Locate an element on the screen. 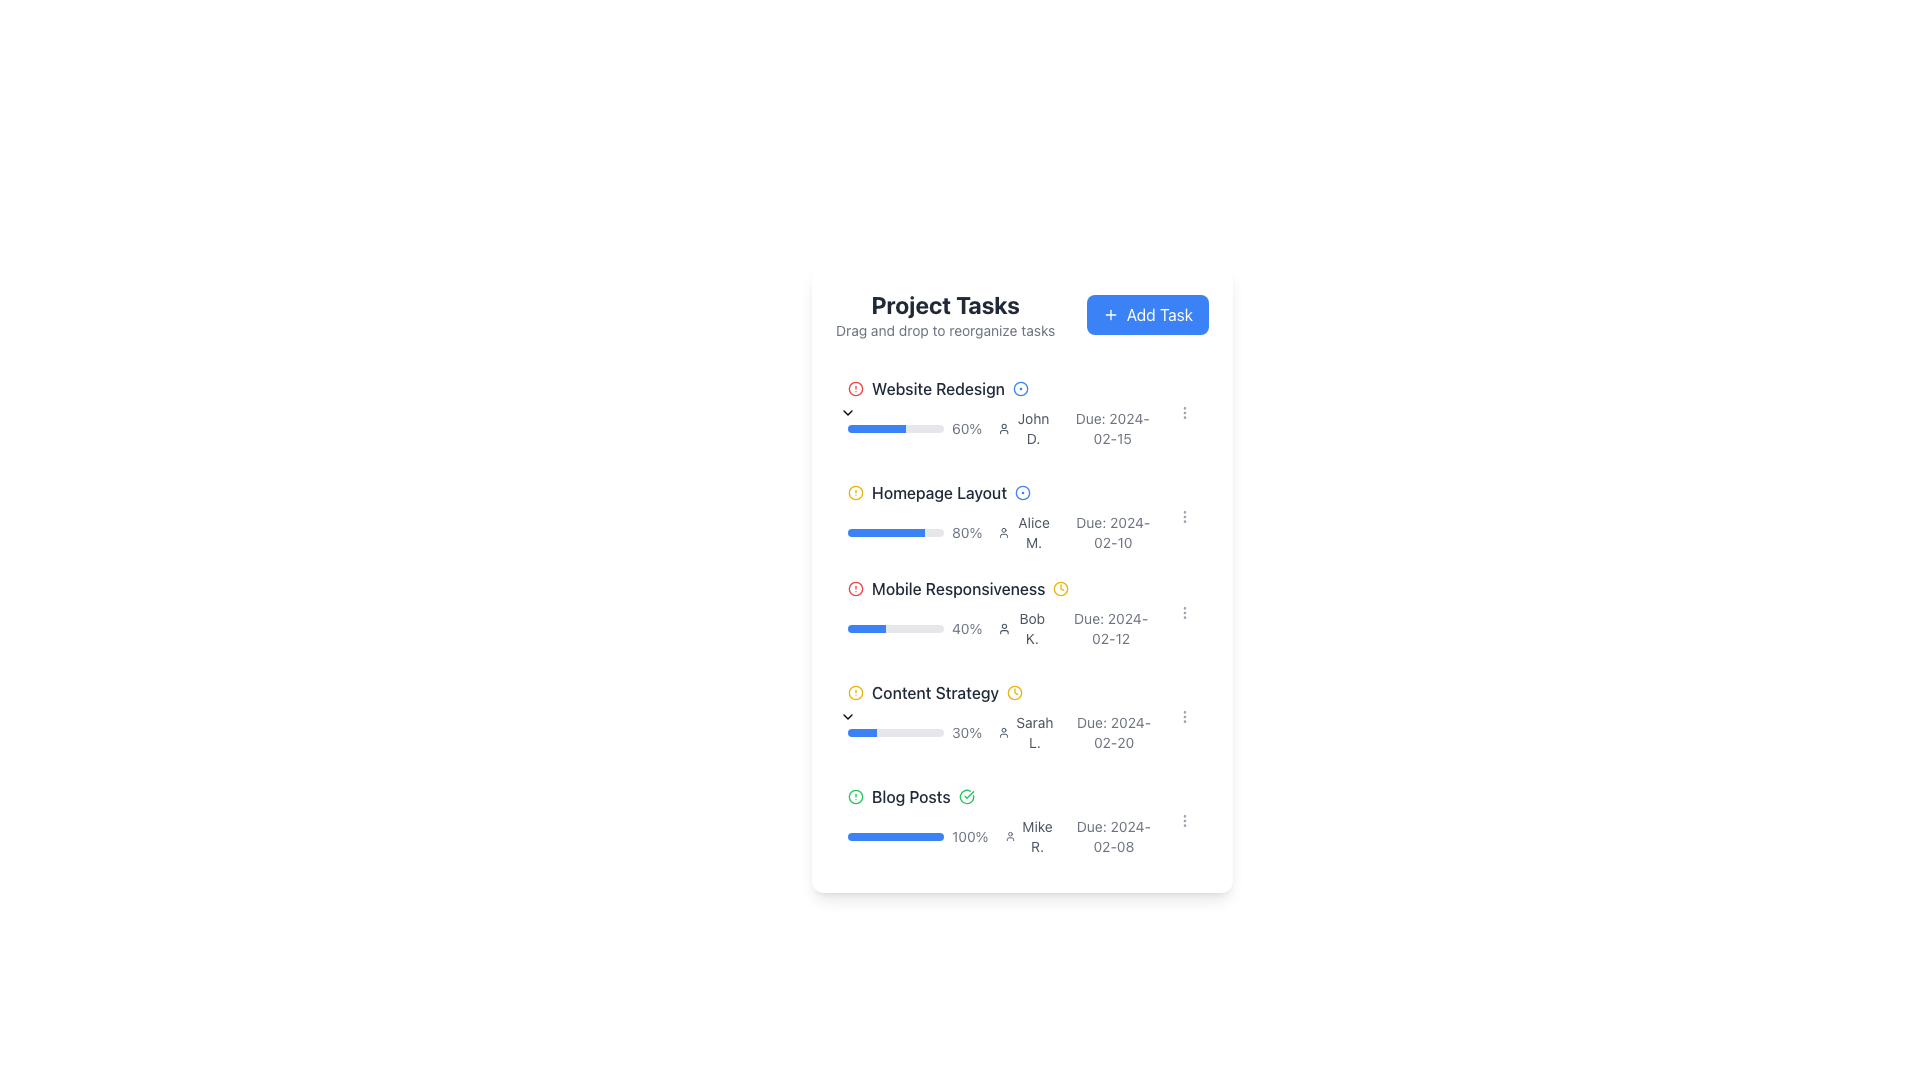 This screenshot has width=1920, height=1080. progress is located at coordinates (874, 627).